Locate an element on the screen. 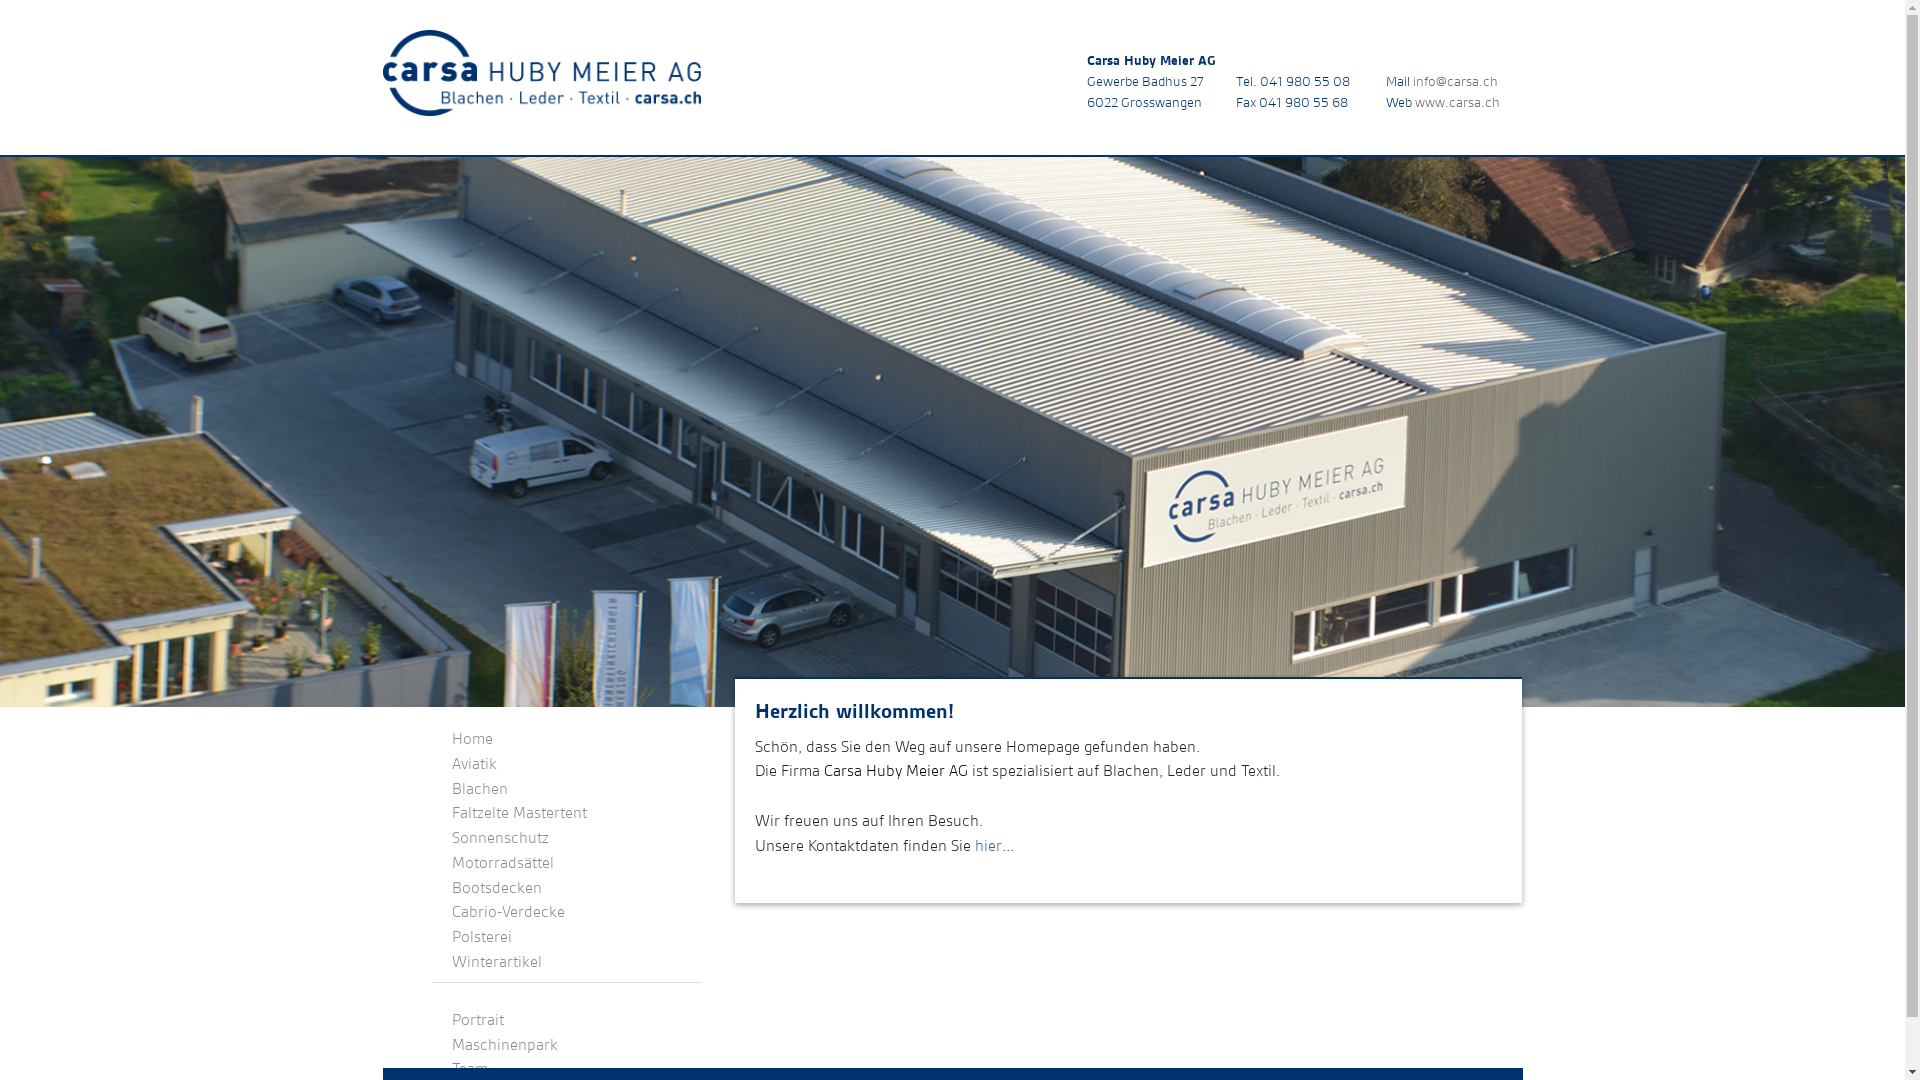  'Winterartikel' is located at coordinates (497, 960).